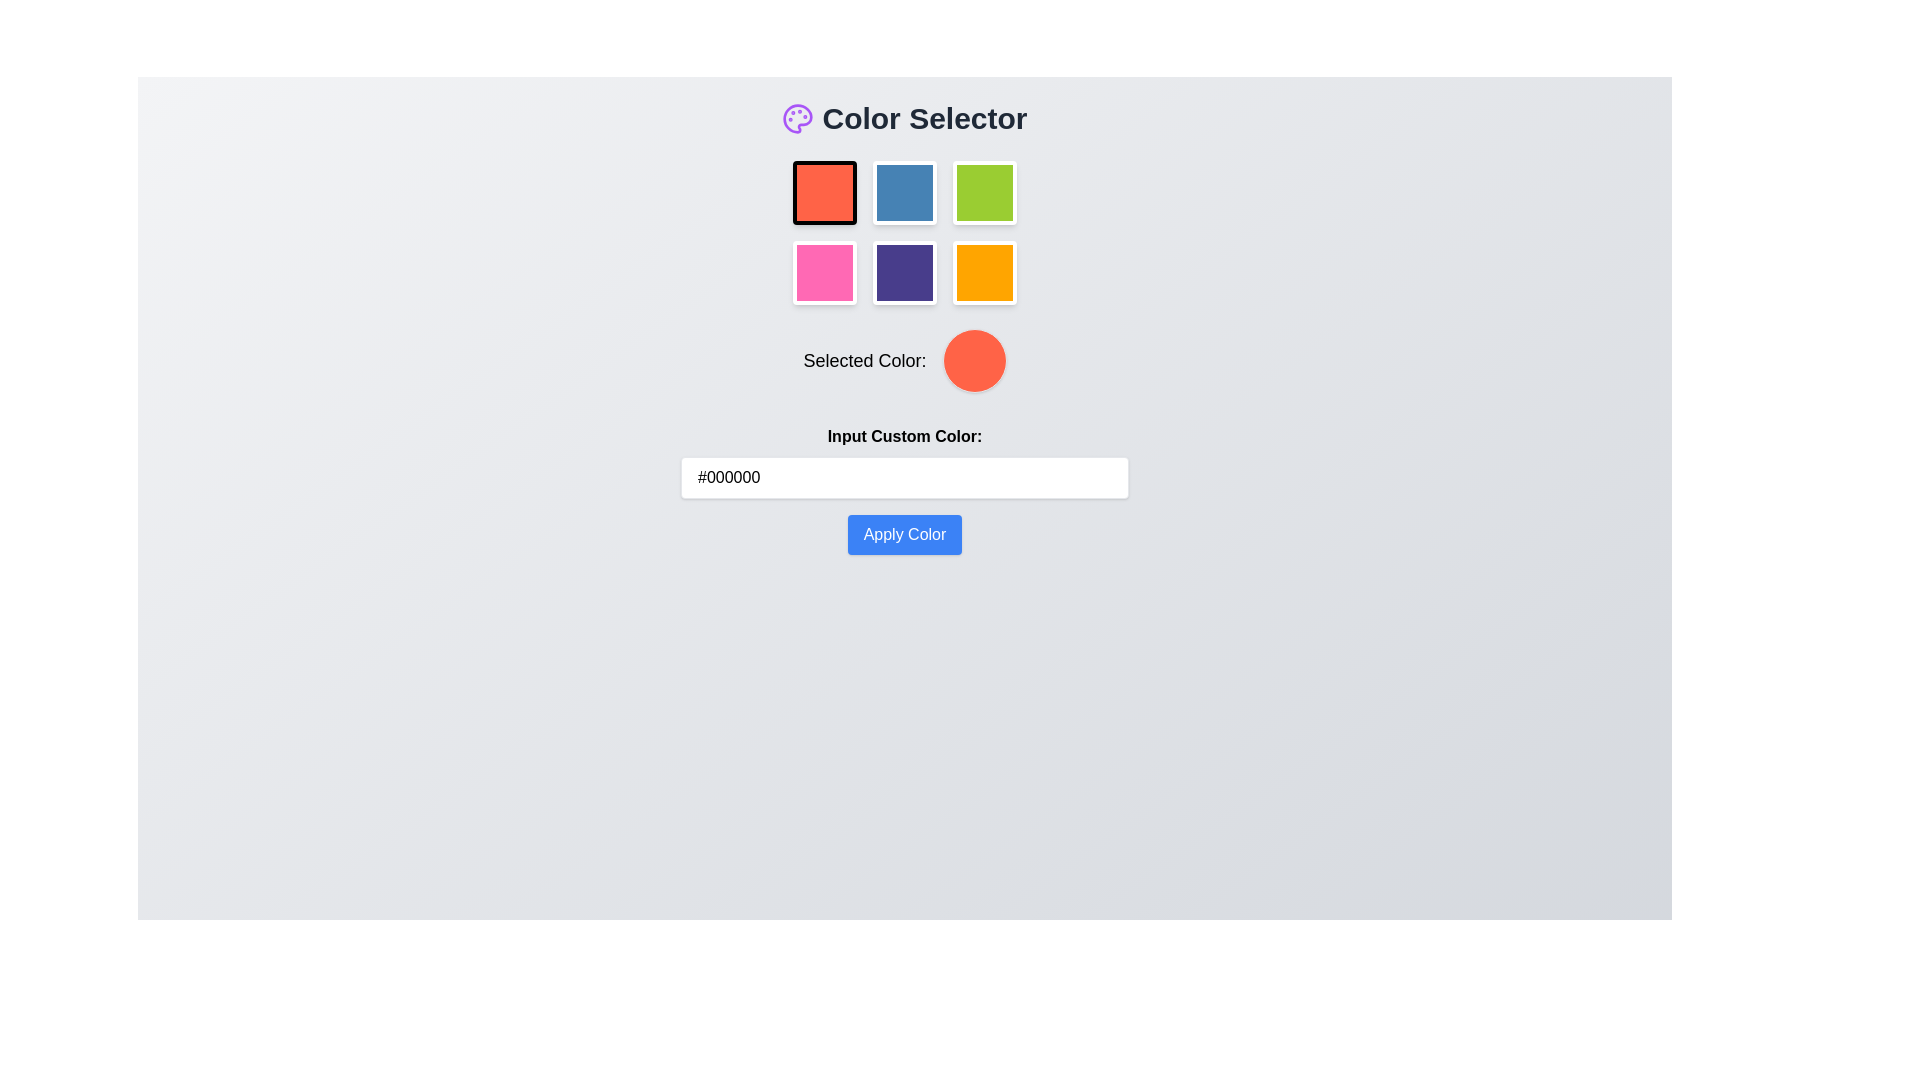 The height and width of the screenshot is (1080, 1920). What do you see at coordinates (904, 273) in the screenshot?
I see `the deep purple square button with rounded corners and a white border located below the 'Color Selector' title` at bounding box center [904, 273].